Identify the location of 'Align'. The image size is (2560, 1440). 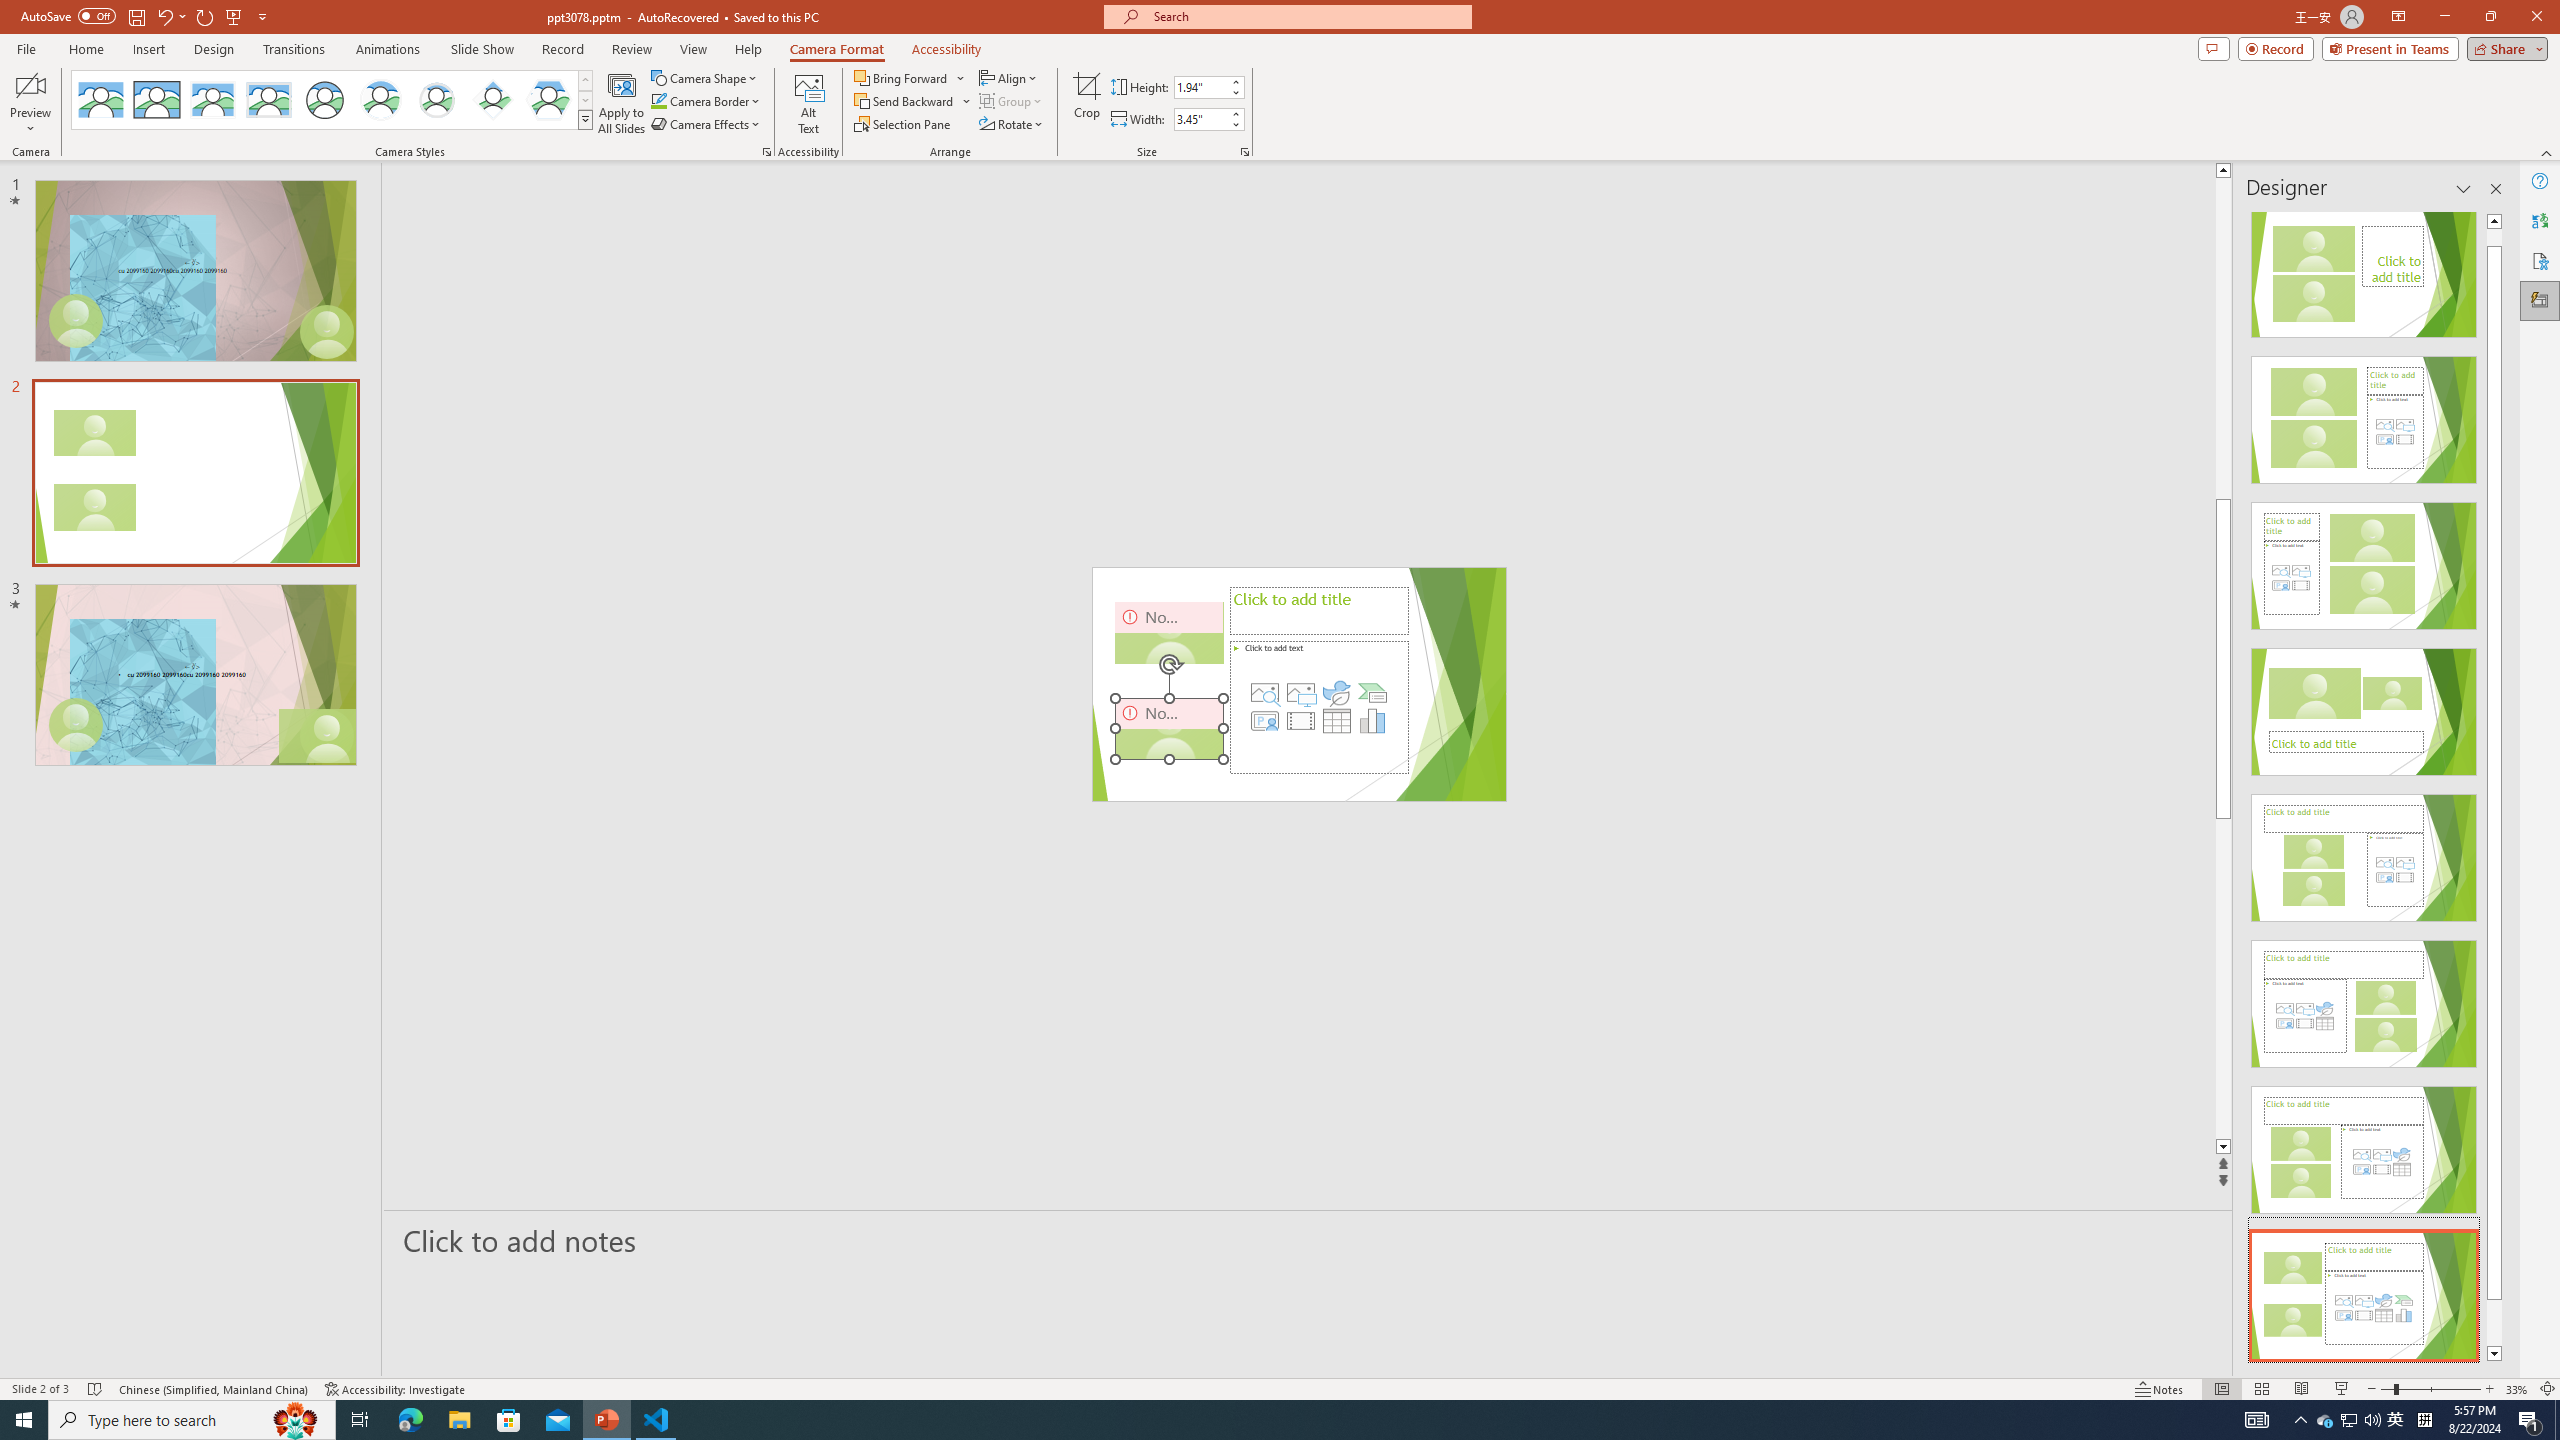
(1008, 77).